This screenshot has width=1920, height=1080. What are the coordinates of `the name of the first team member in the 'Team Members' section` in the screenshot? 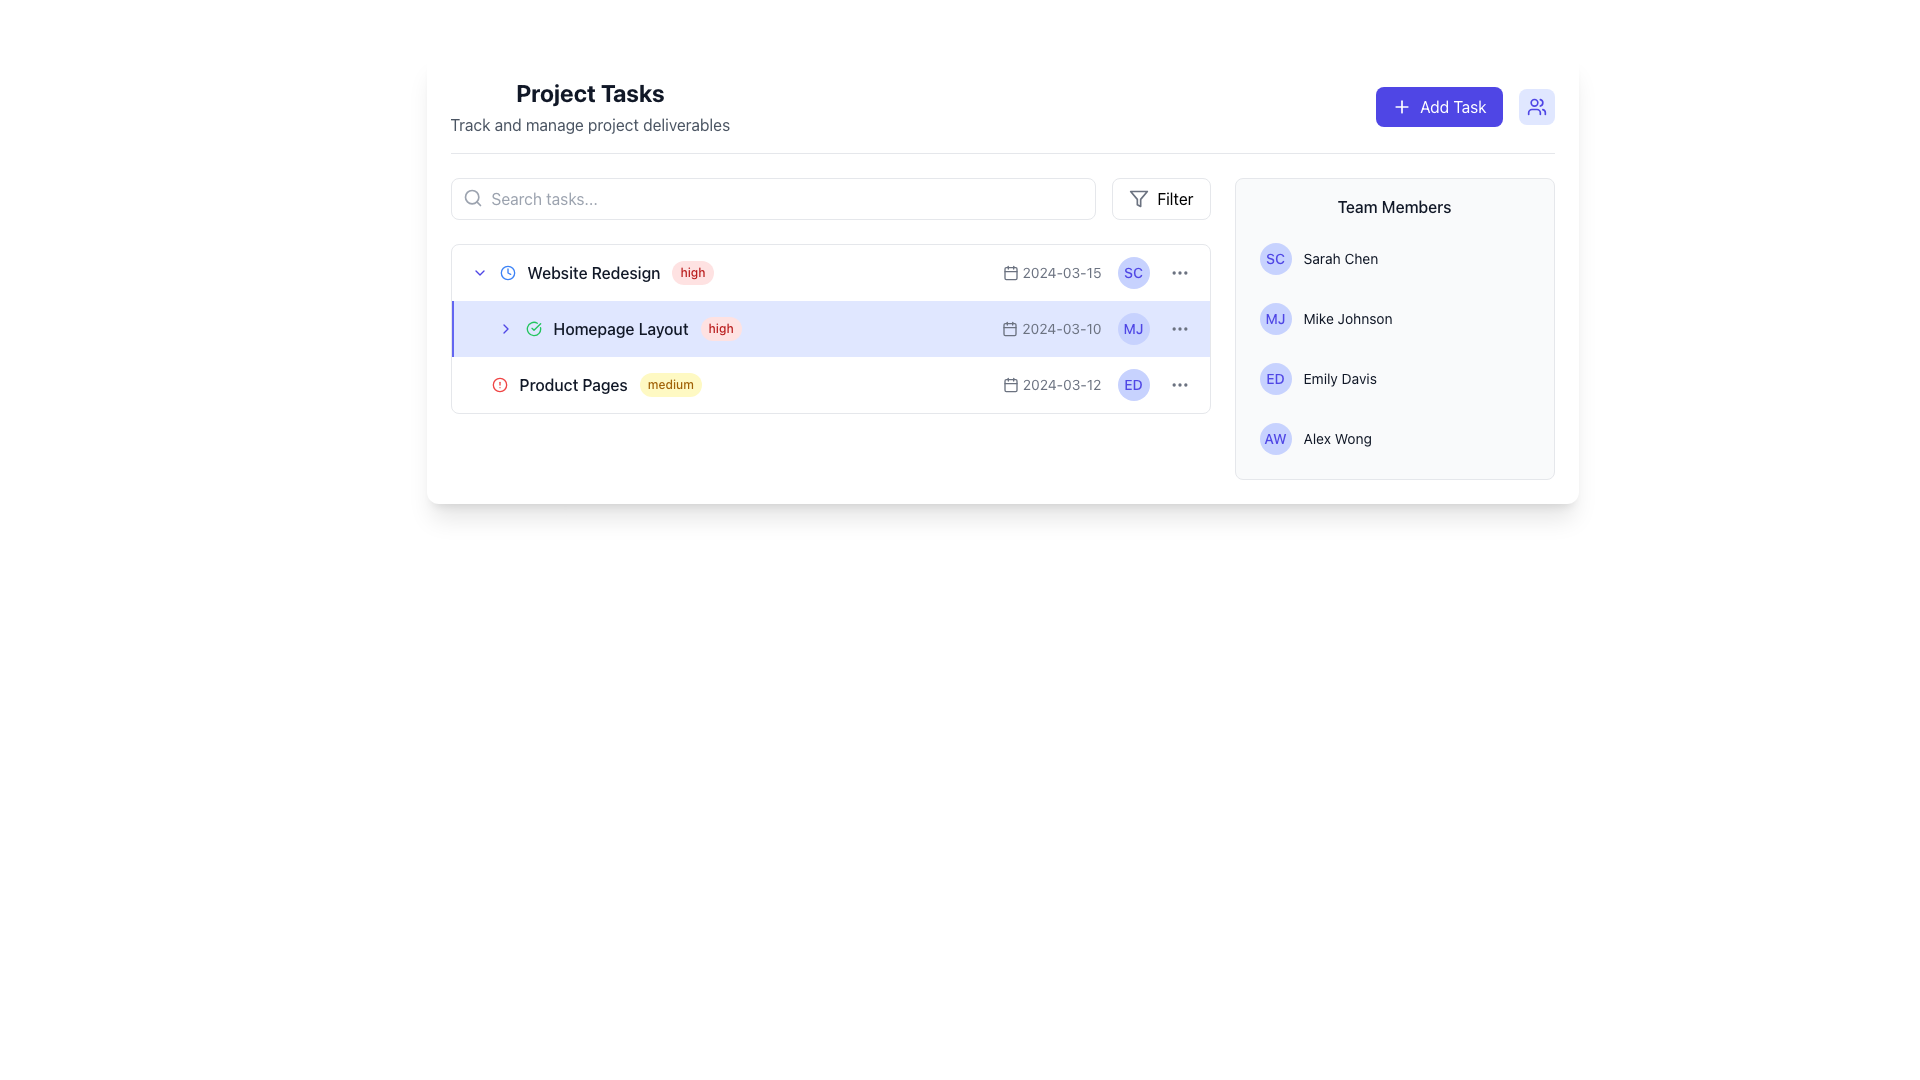 It's located at (1393, 257).